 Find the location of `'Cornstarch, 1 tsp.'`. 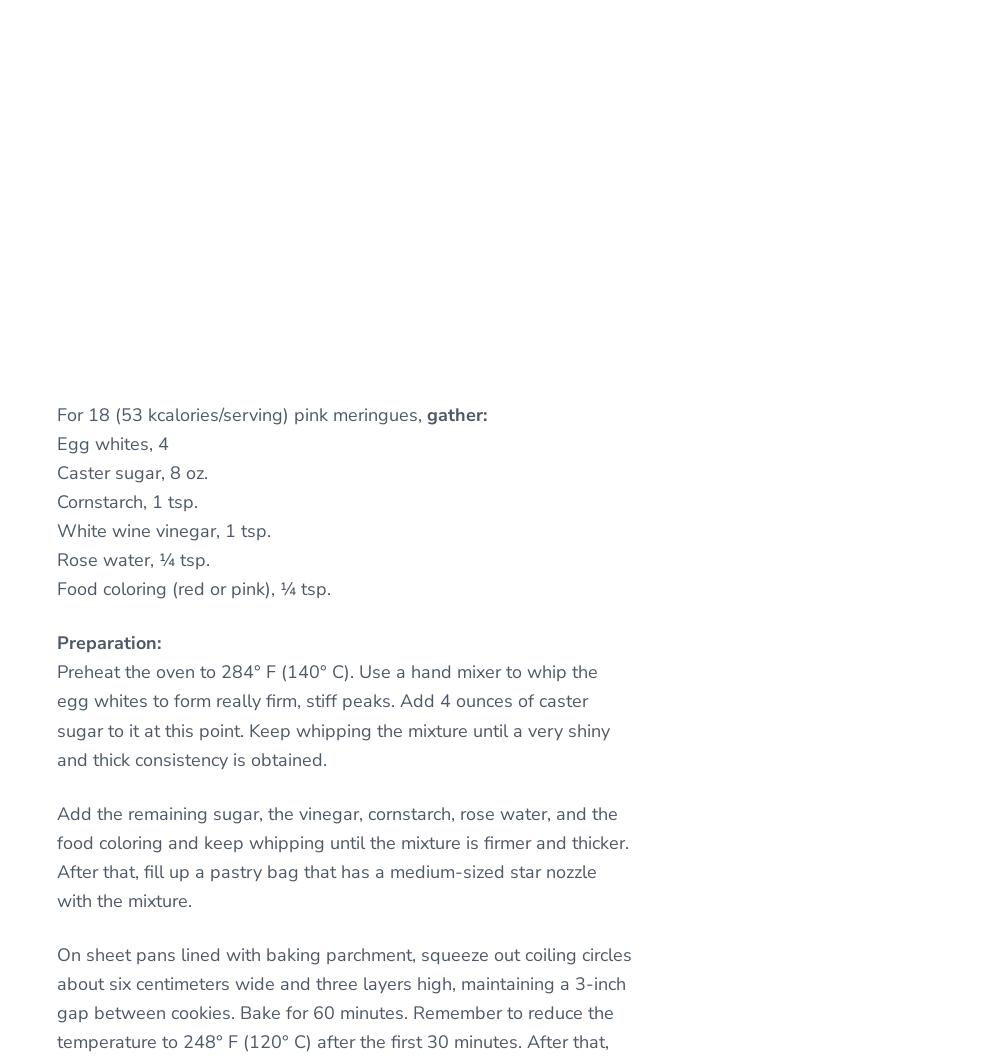

'Cornstarch, 1 tsp.' is located at coordinates (127, 501).